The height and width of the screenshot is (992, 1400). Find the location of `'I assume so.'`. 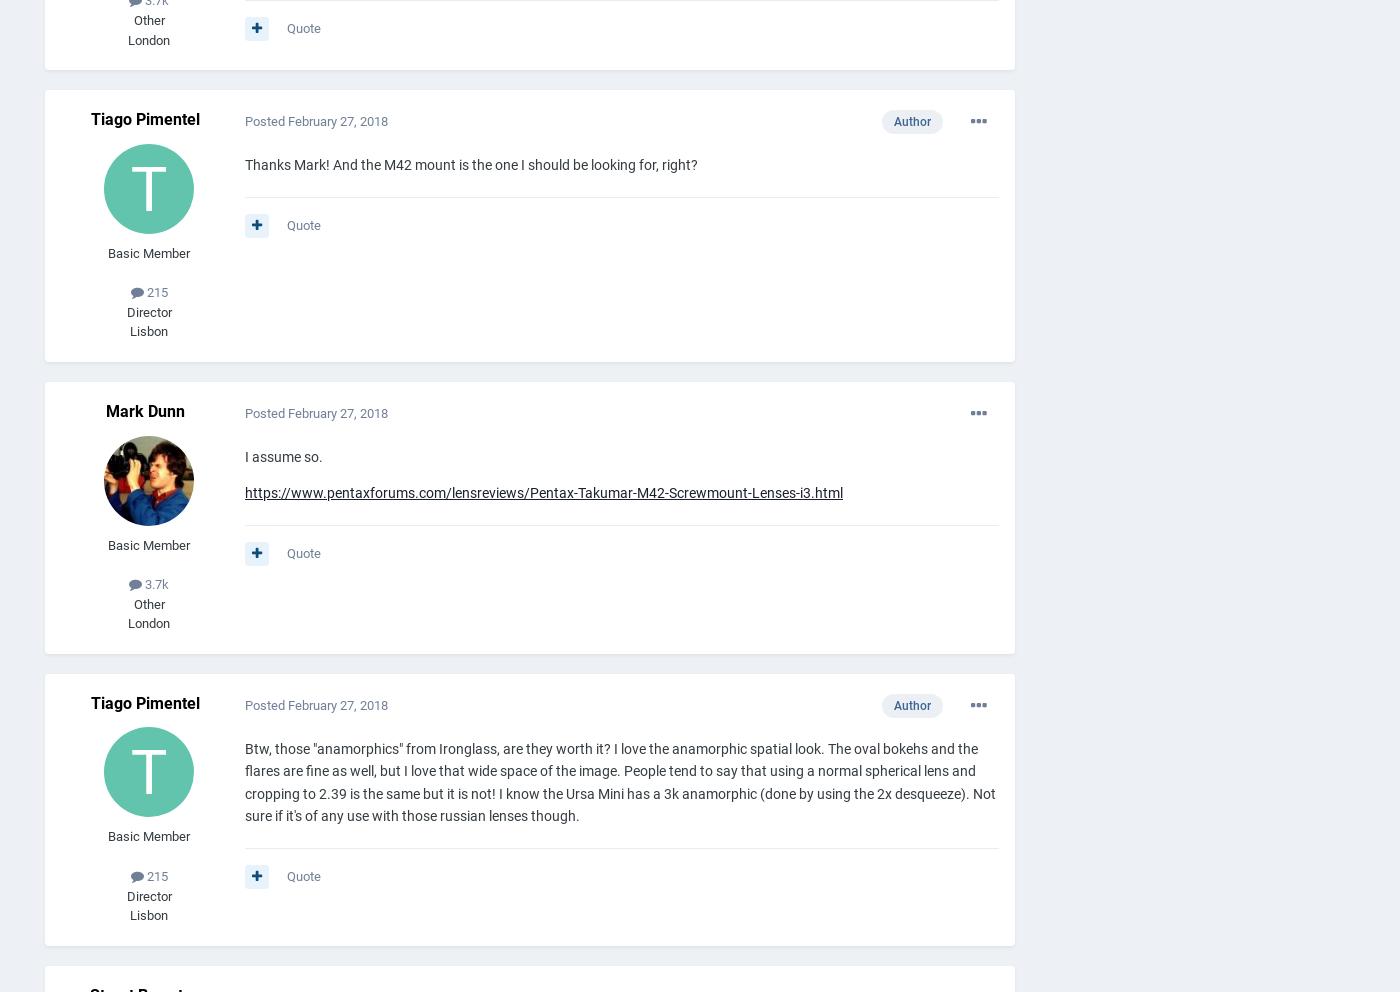

'I assume so.' is located at coordinates (284, 456).